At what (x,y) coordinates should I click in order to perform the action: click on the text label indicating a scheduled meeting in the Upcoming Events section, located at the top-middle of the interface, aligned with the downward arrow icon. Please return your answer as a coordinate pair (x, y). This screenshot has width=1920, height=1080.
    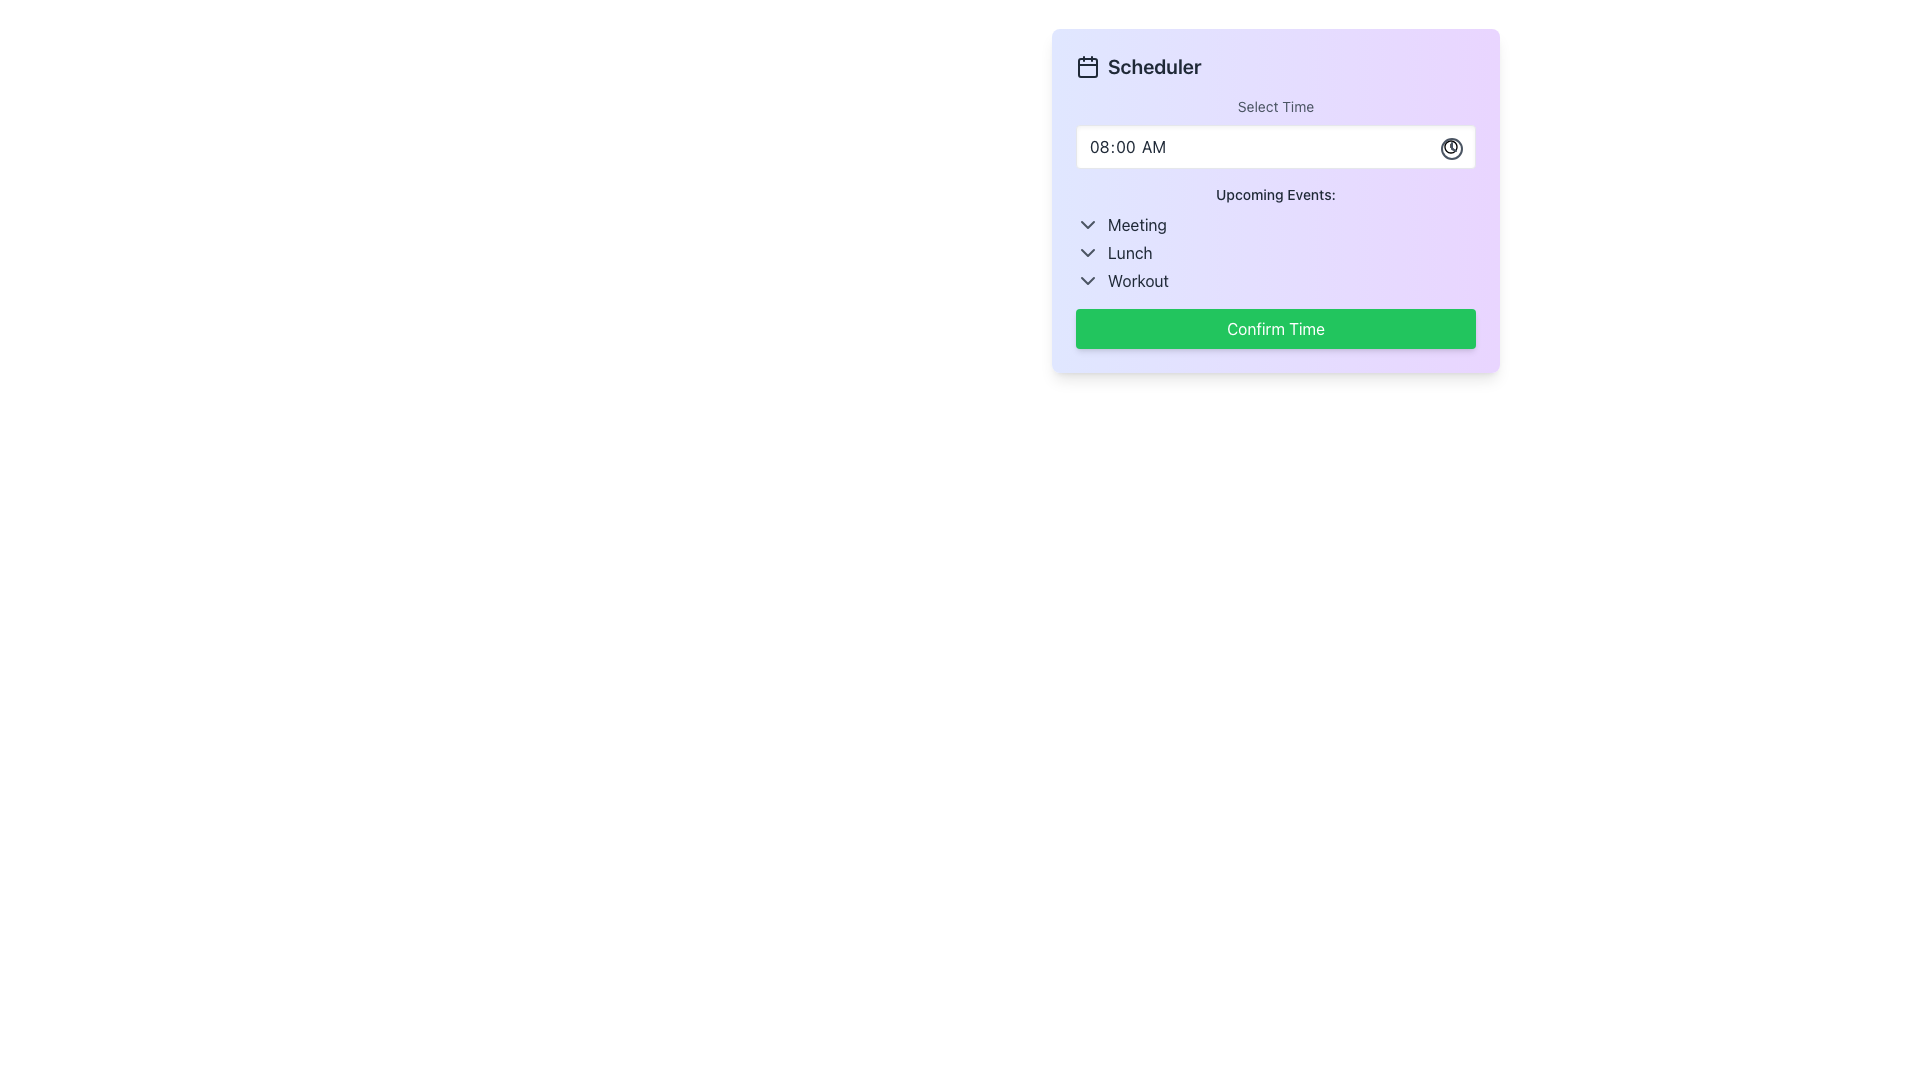
    Looking at the image, I should click on (1137, 224).